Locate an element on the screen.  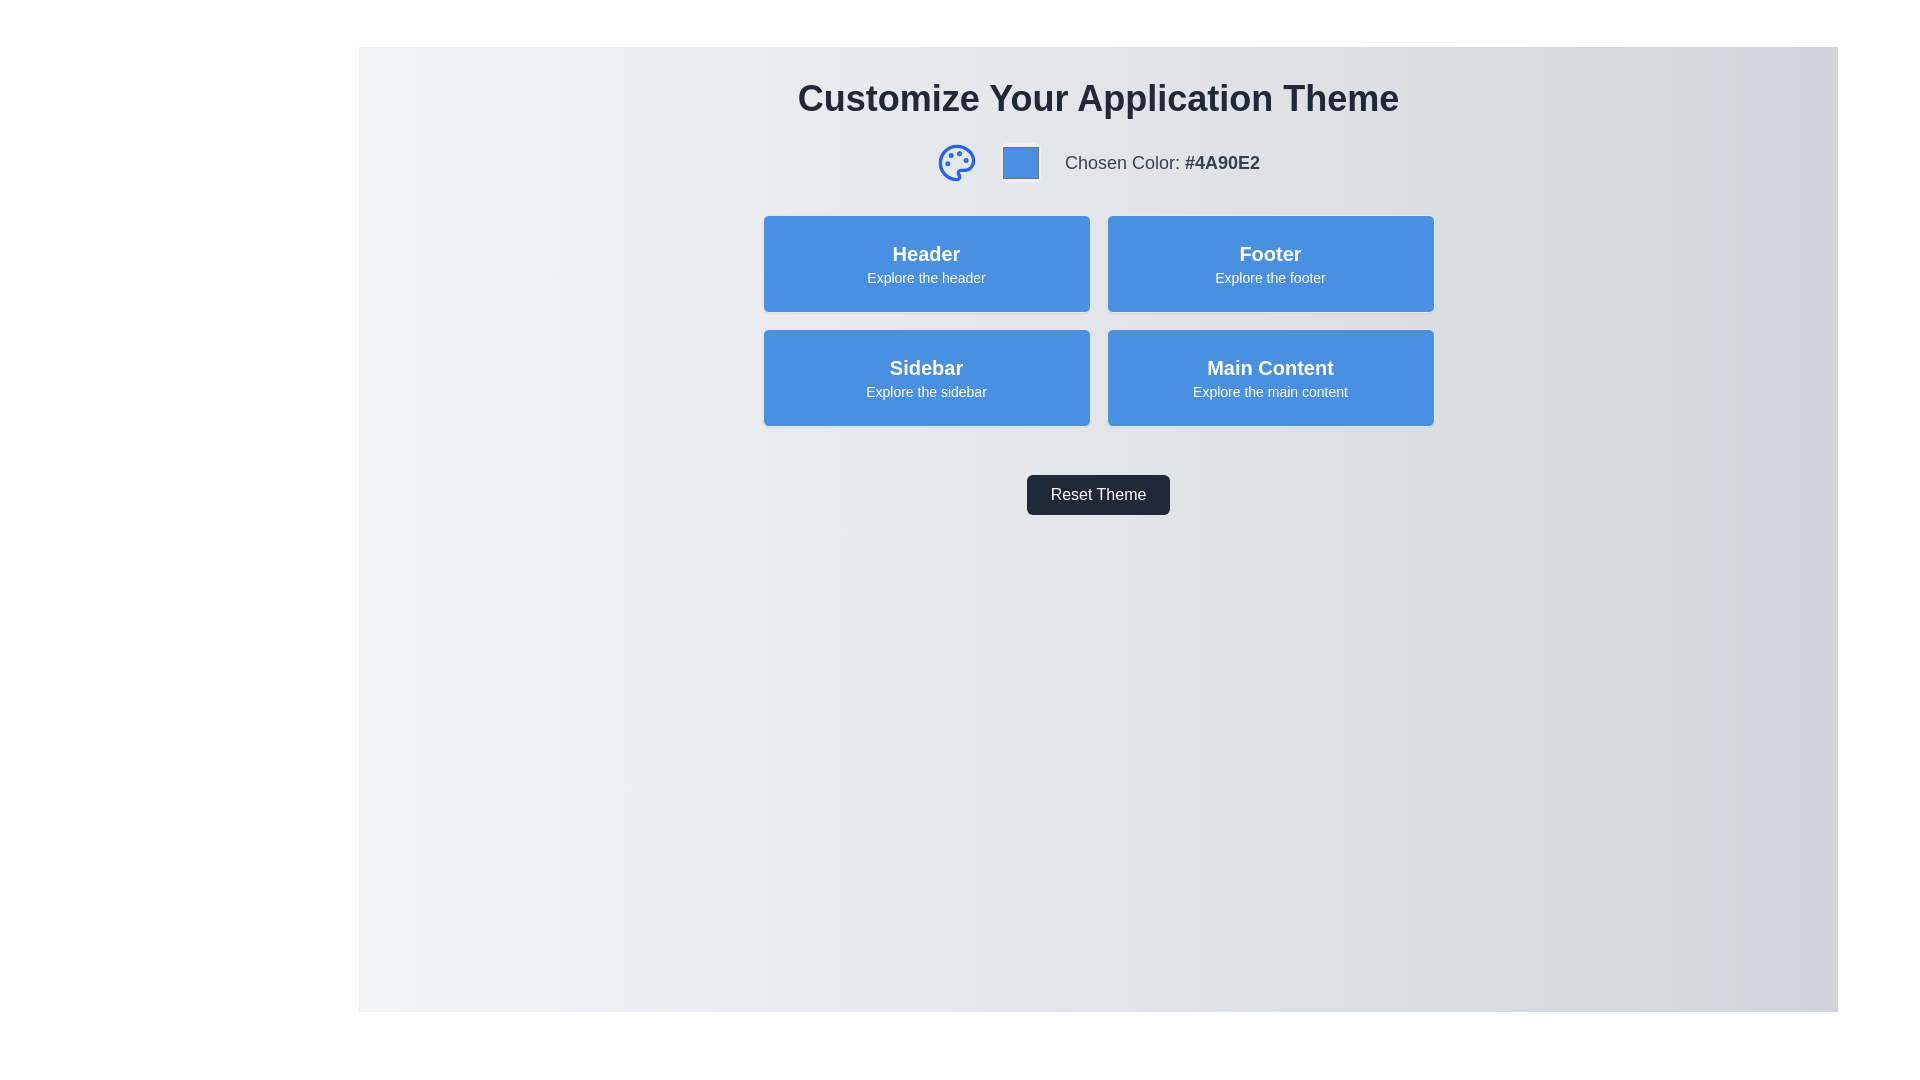
the Text Display Label showing the color code '#4A90E2', which is located to the right of the label 'Chosen Color:' in the top-right area of the interface is located at coordinates (1221, 161).